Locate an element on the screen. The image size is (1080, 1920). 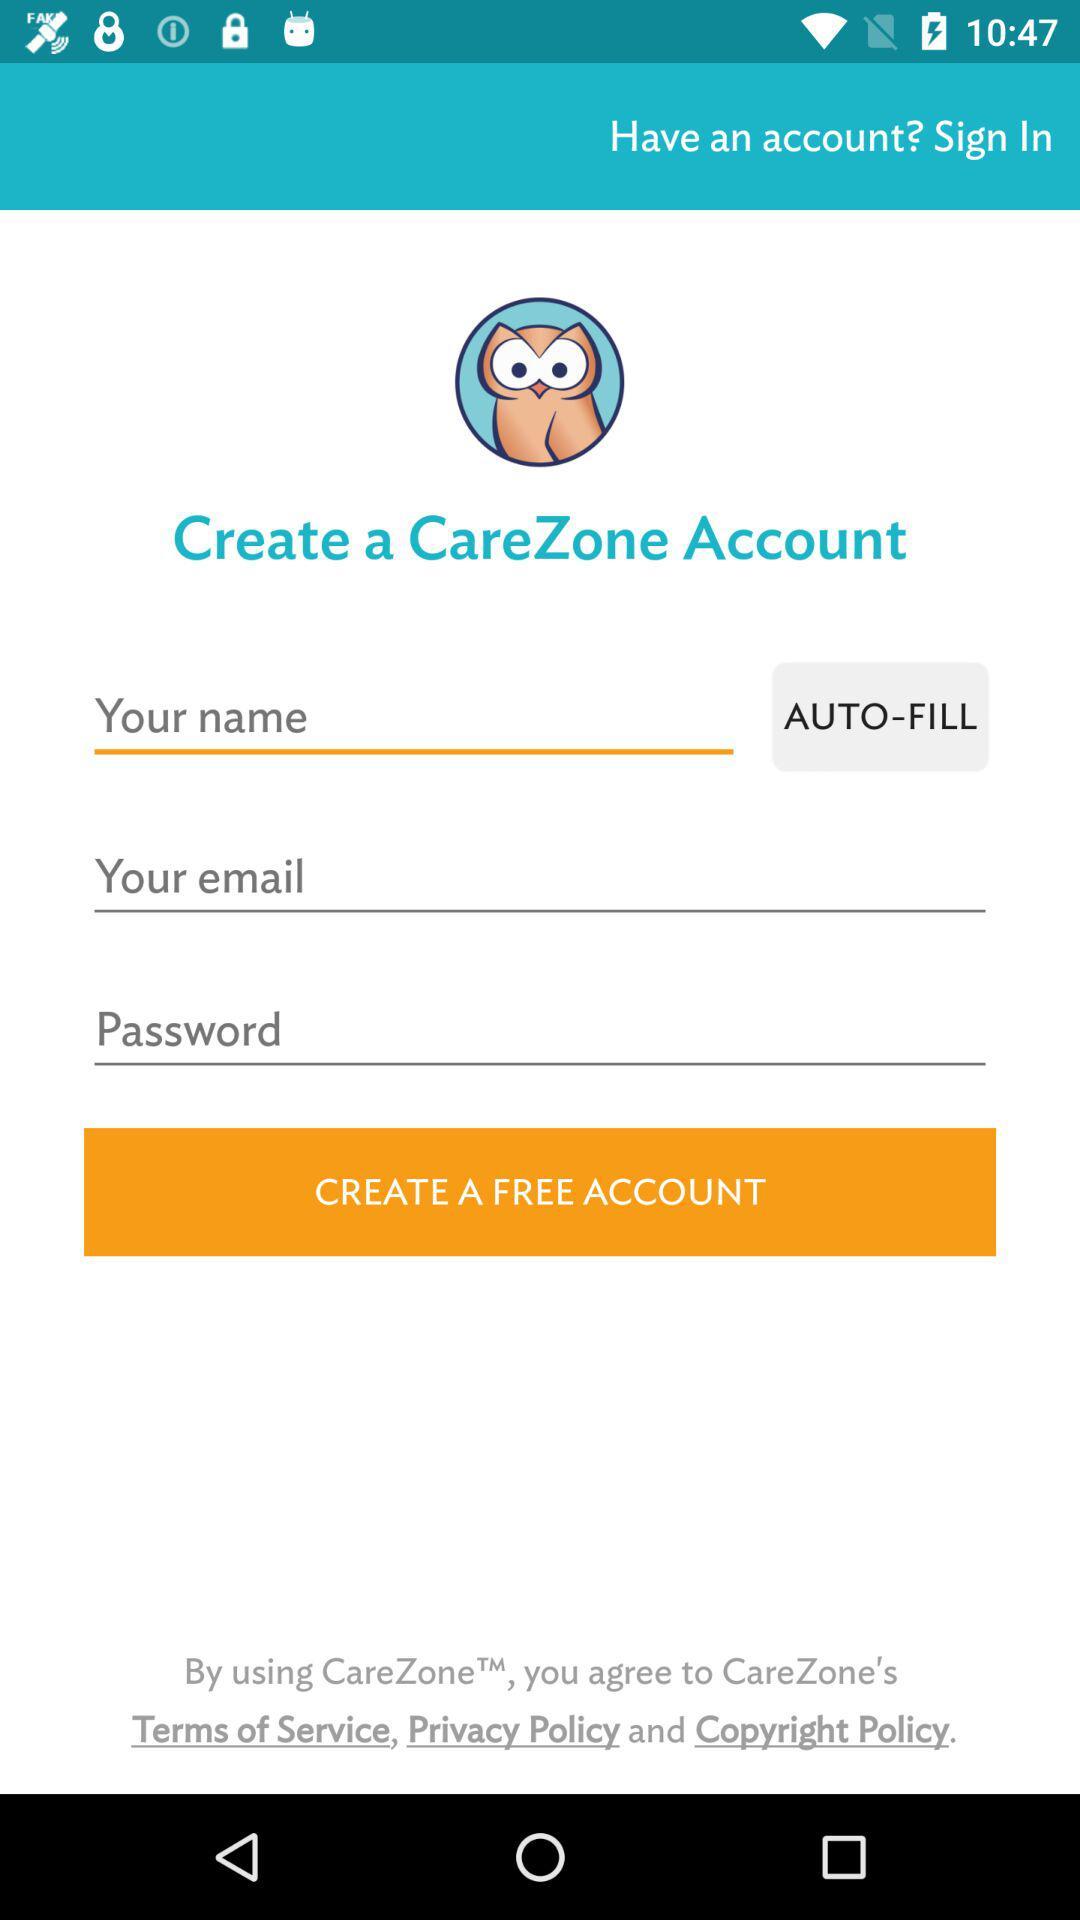
by using carezone icon is located at coordinates (540, 1699).